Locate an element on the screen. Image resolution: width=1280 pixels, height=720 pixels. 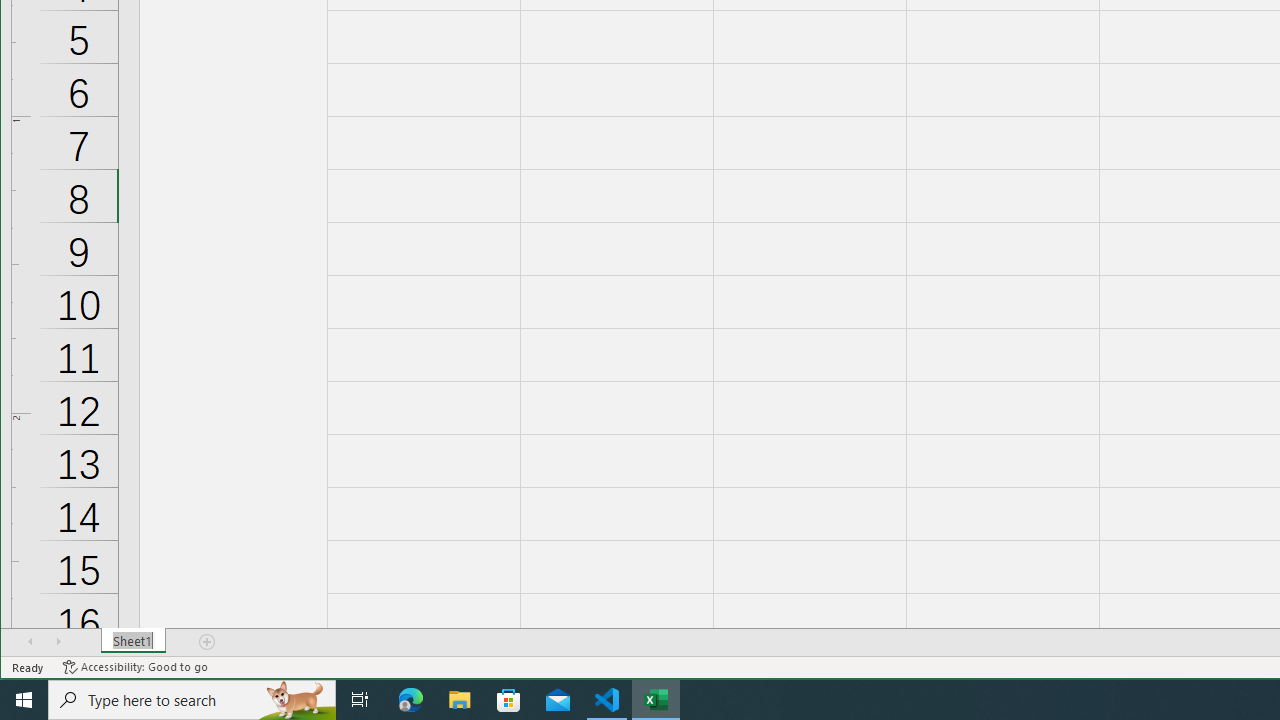
'Microsoft Edge' is located at coordinates (410, 698).